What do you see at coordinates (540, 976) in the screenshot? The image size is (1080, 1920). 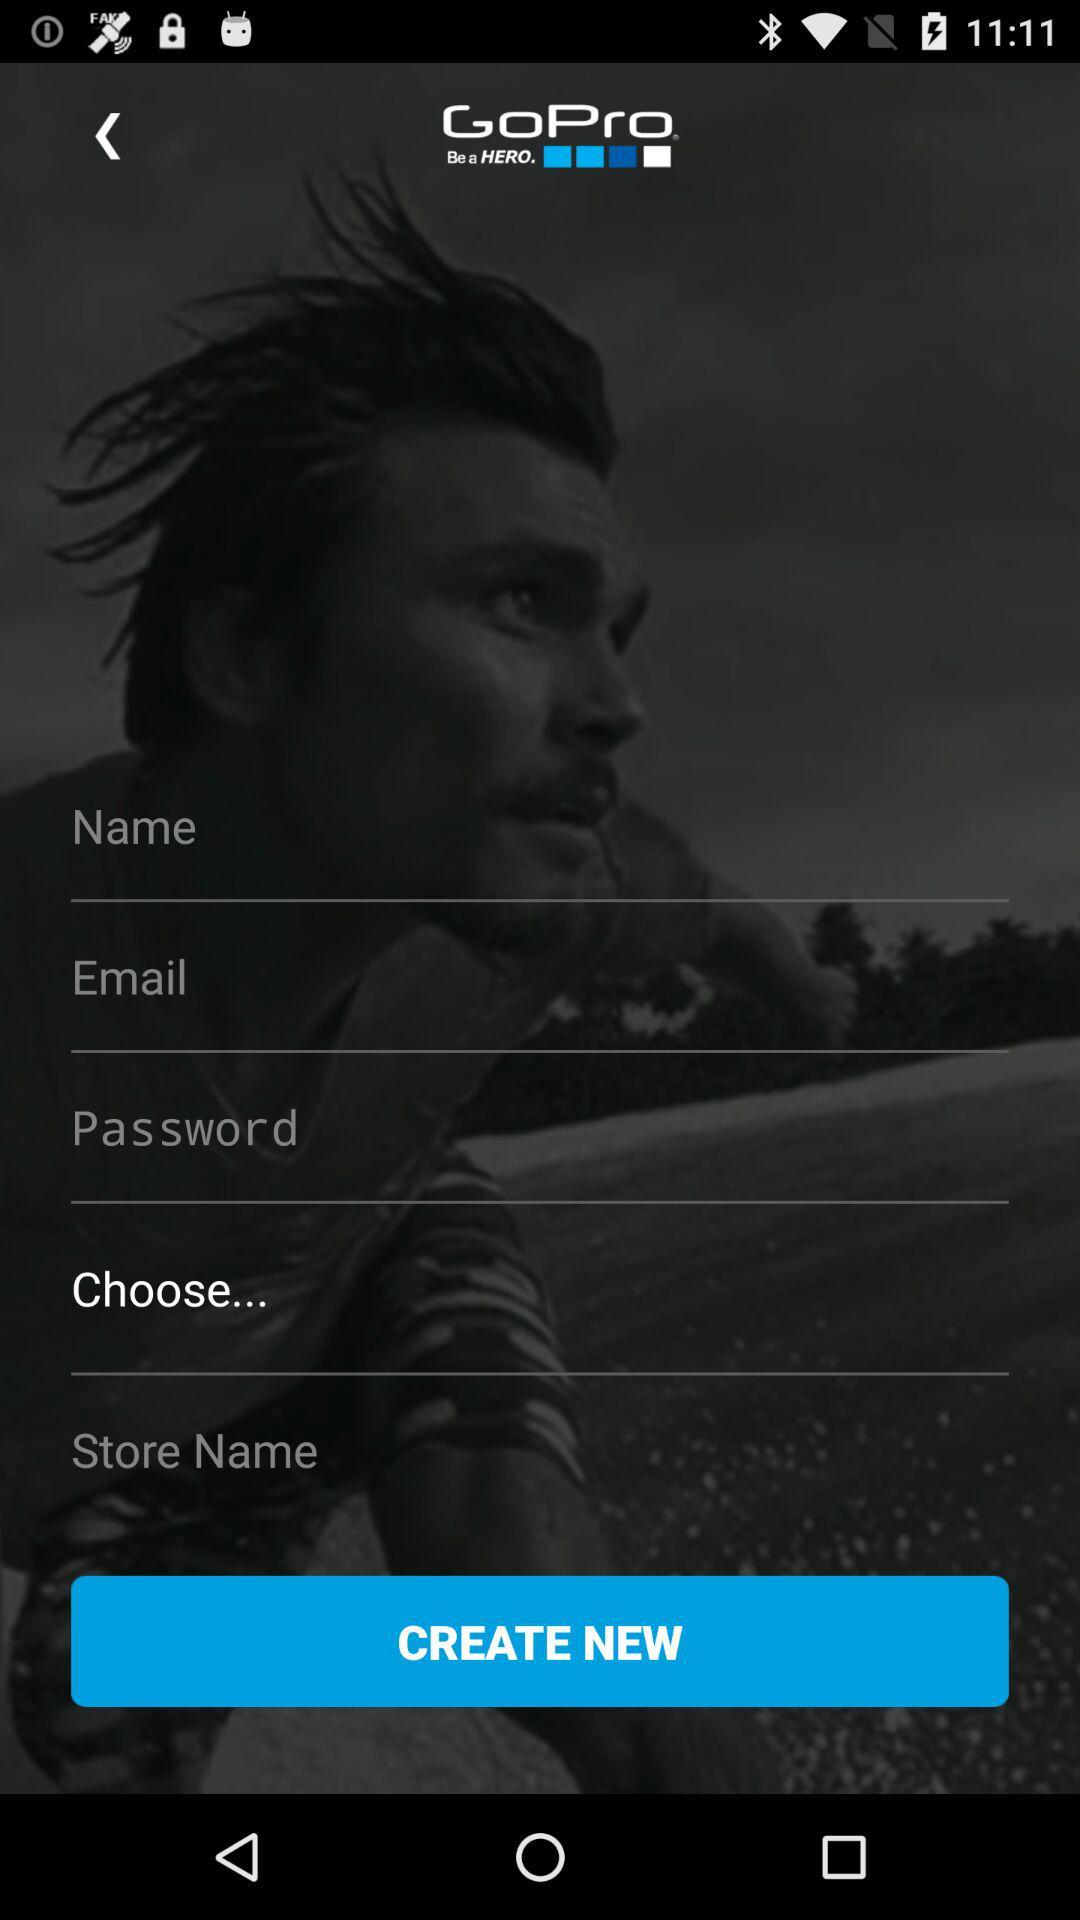 I see `input the email` at bounding box center [540, 976].